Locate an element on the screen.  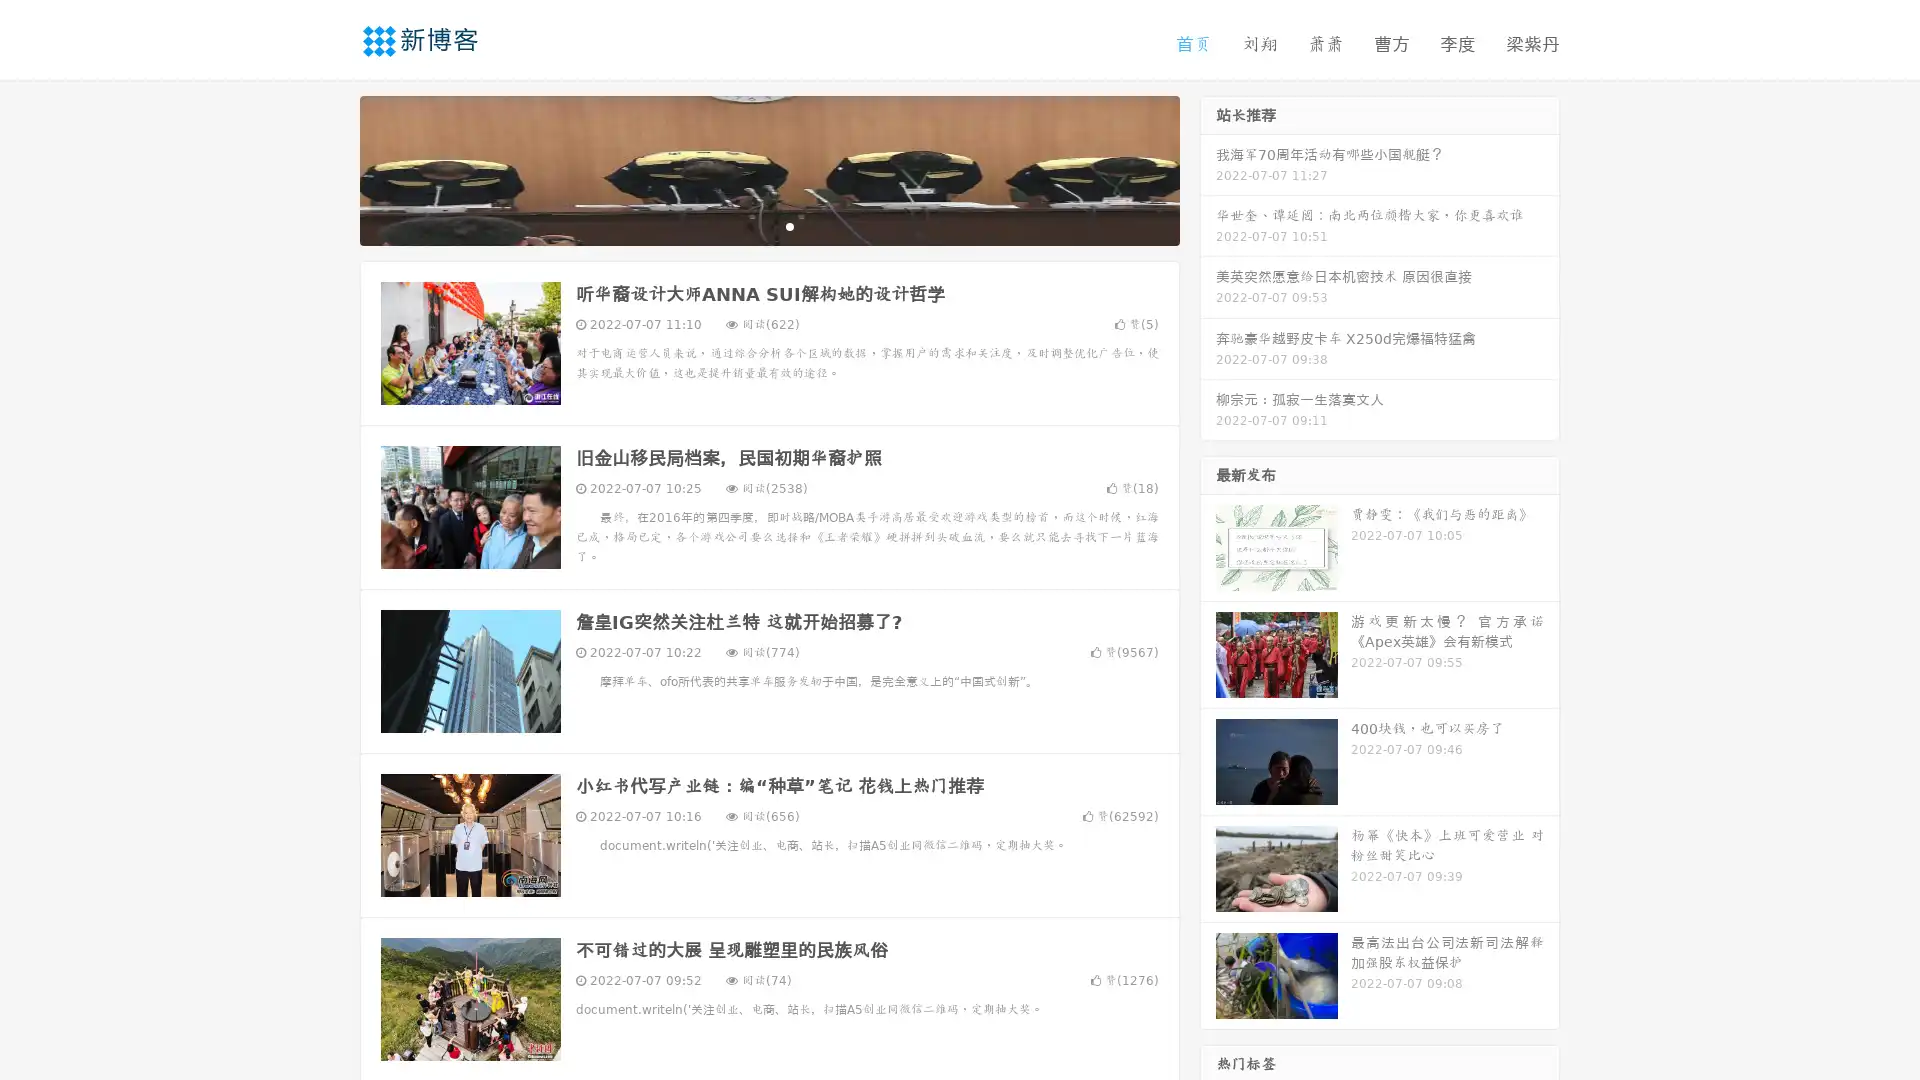
Go to slide 1 is located at coordinates (748, 225).